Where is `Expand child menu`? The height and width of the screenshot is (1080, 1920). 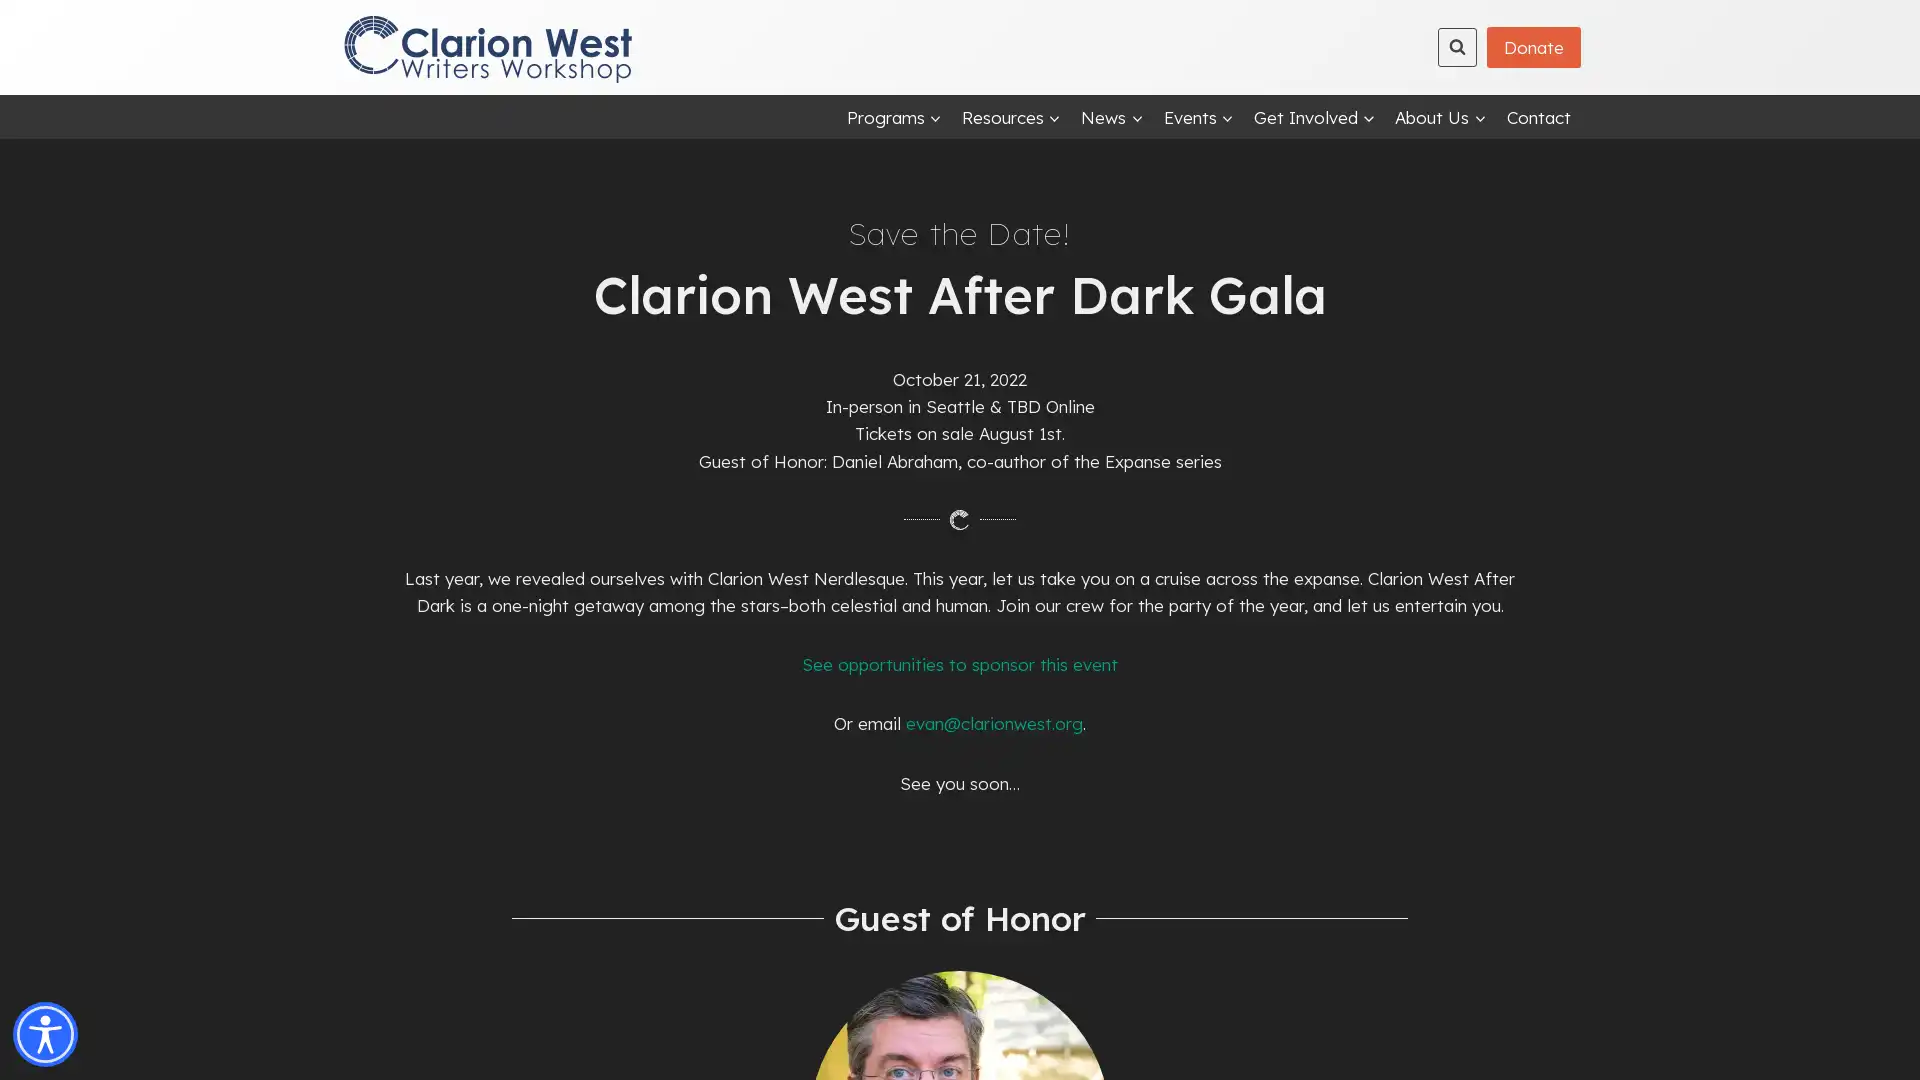 Expand child menu is located at coordinates (1314, 116).